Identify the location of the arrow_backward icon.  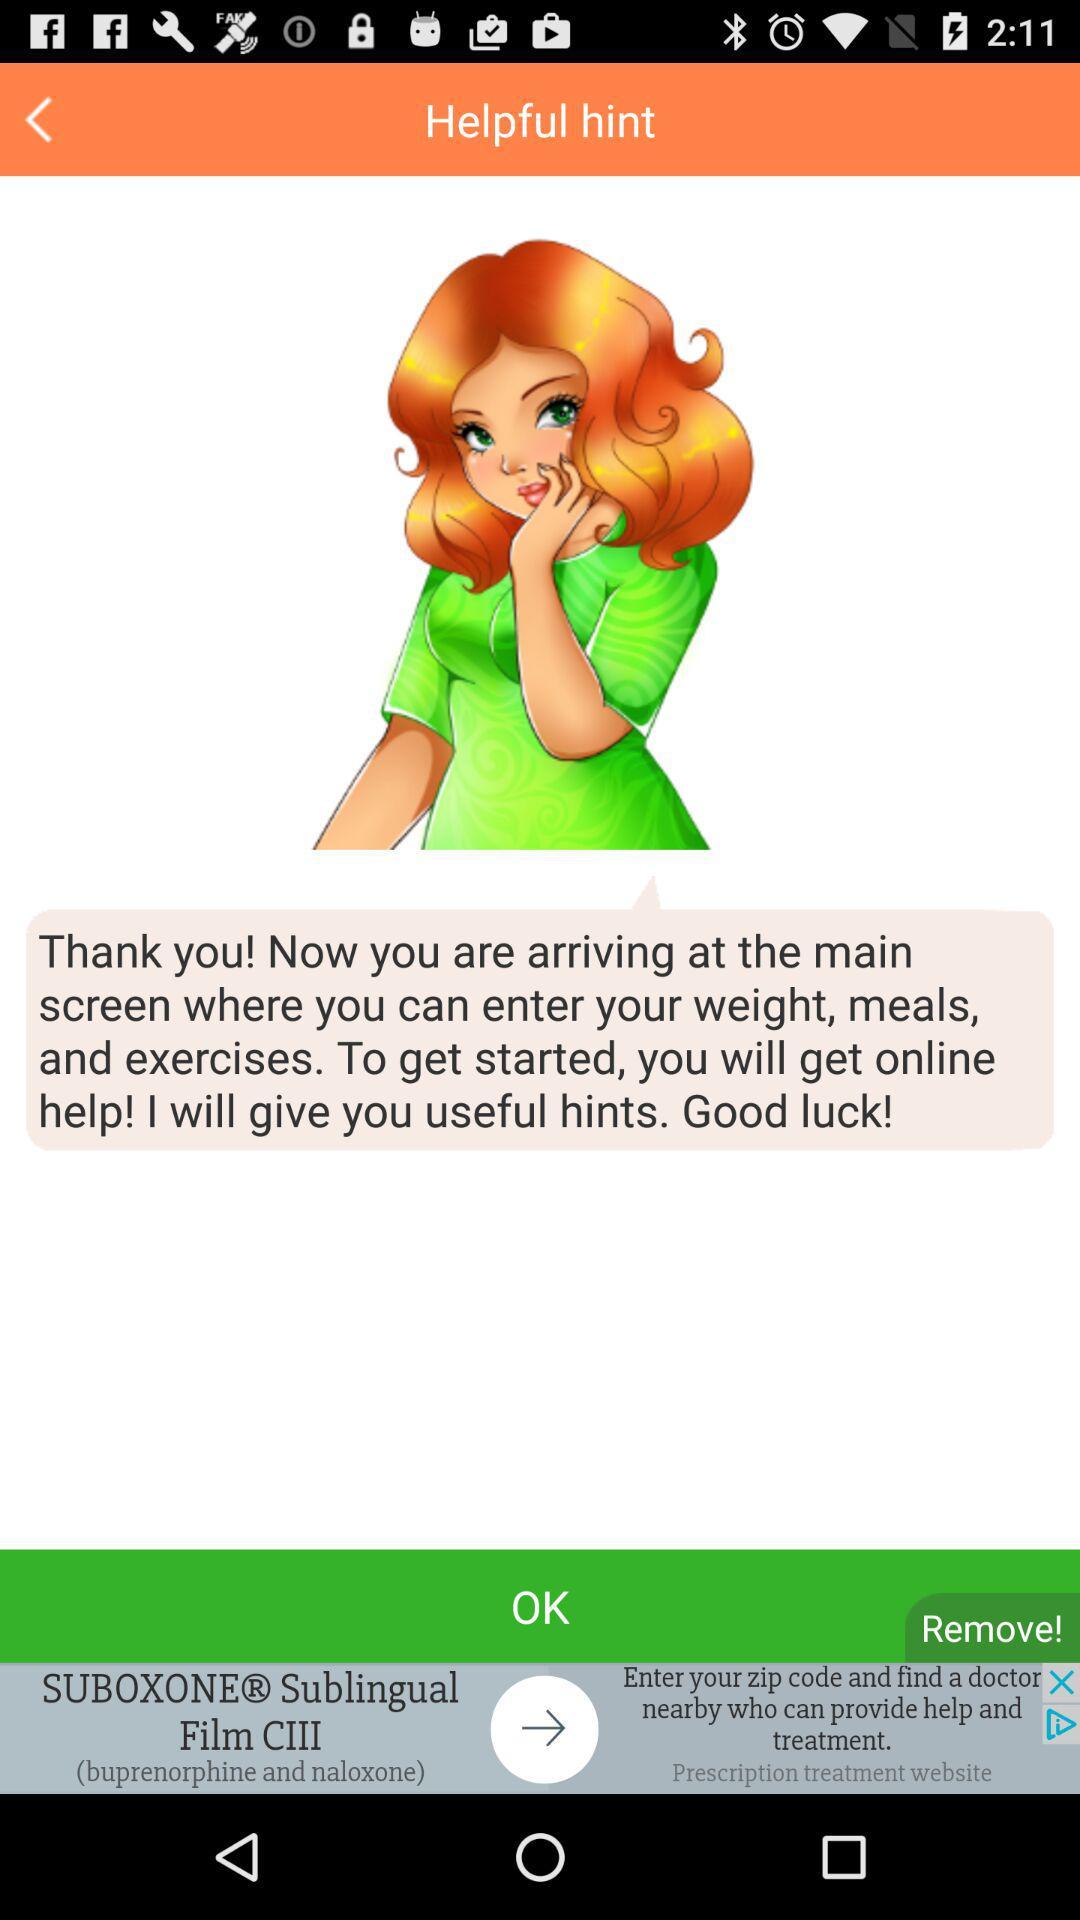
(41, 127).